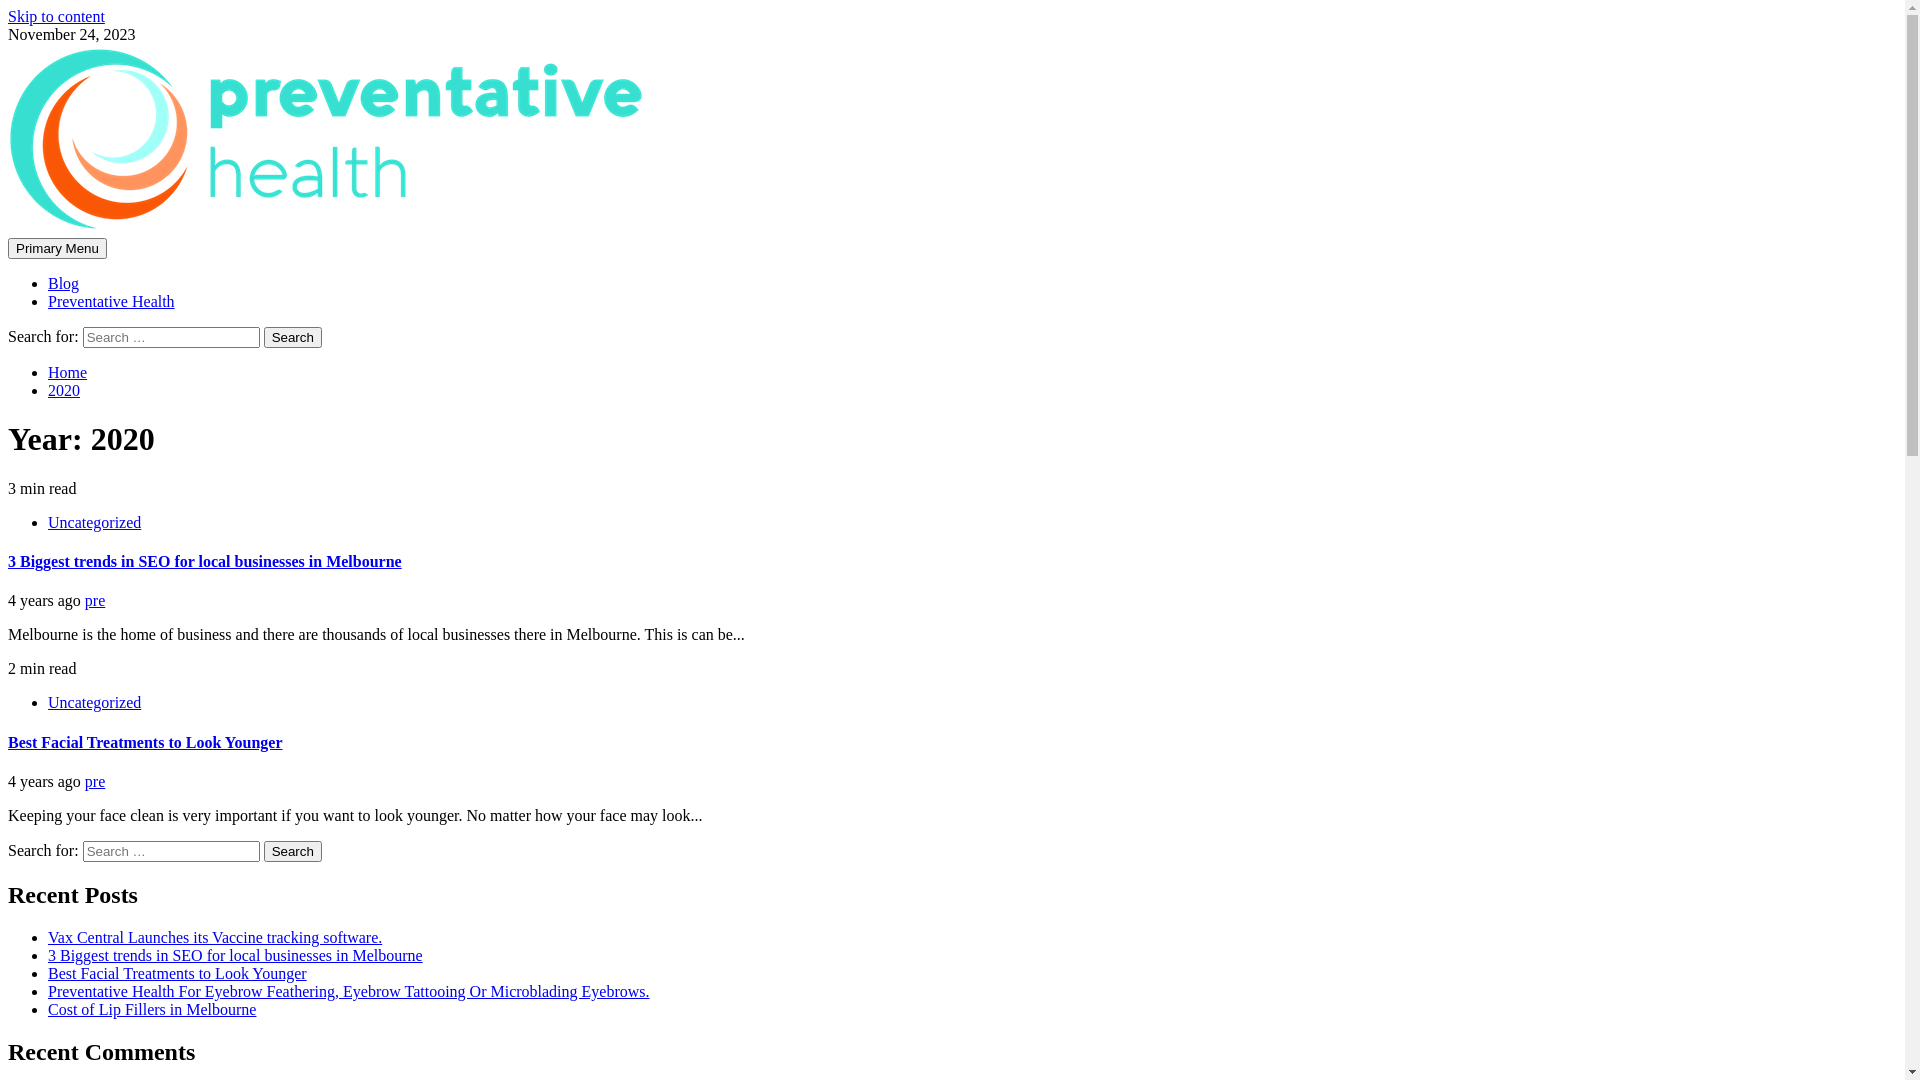  Describe the element at coordinates (56, 16) in the screenshot. I see `'Skip to content'` at that location.